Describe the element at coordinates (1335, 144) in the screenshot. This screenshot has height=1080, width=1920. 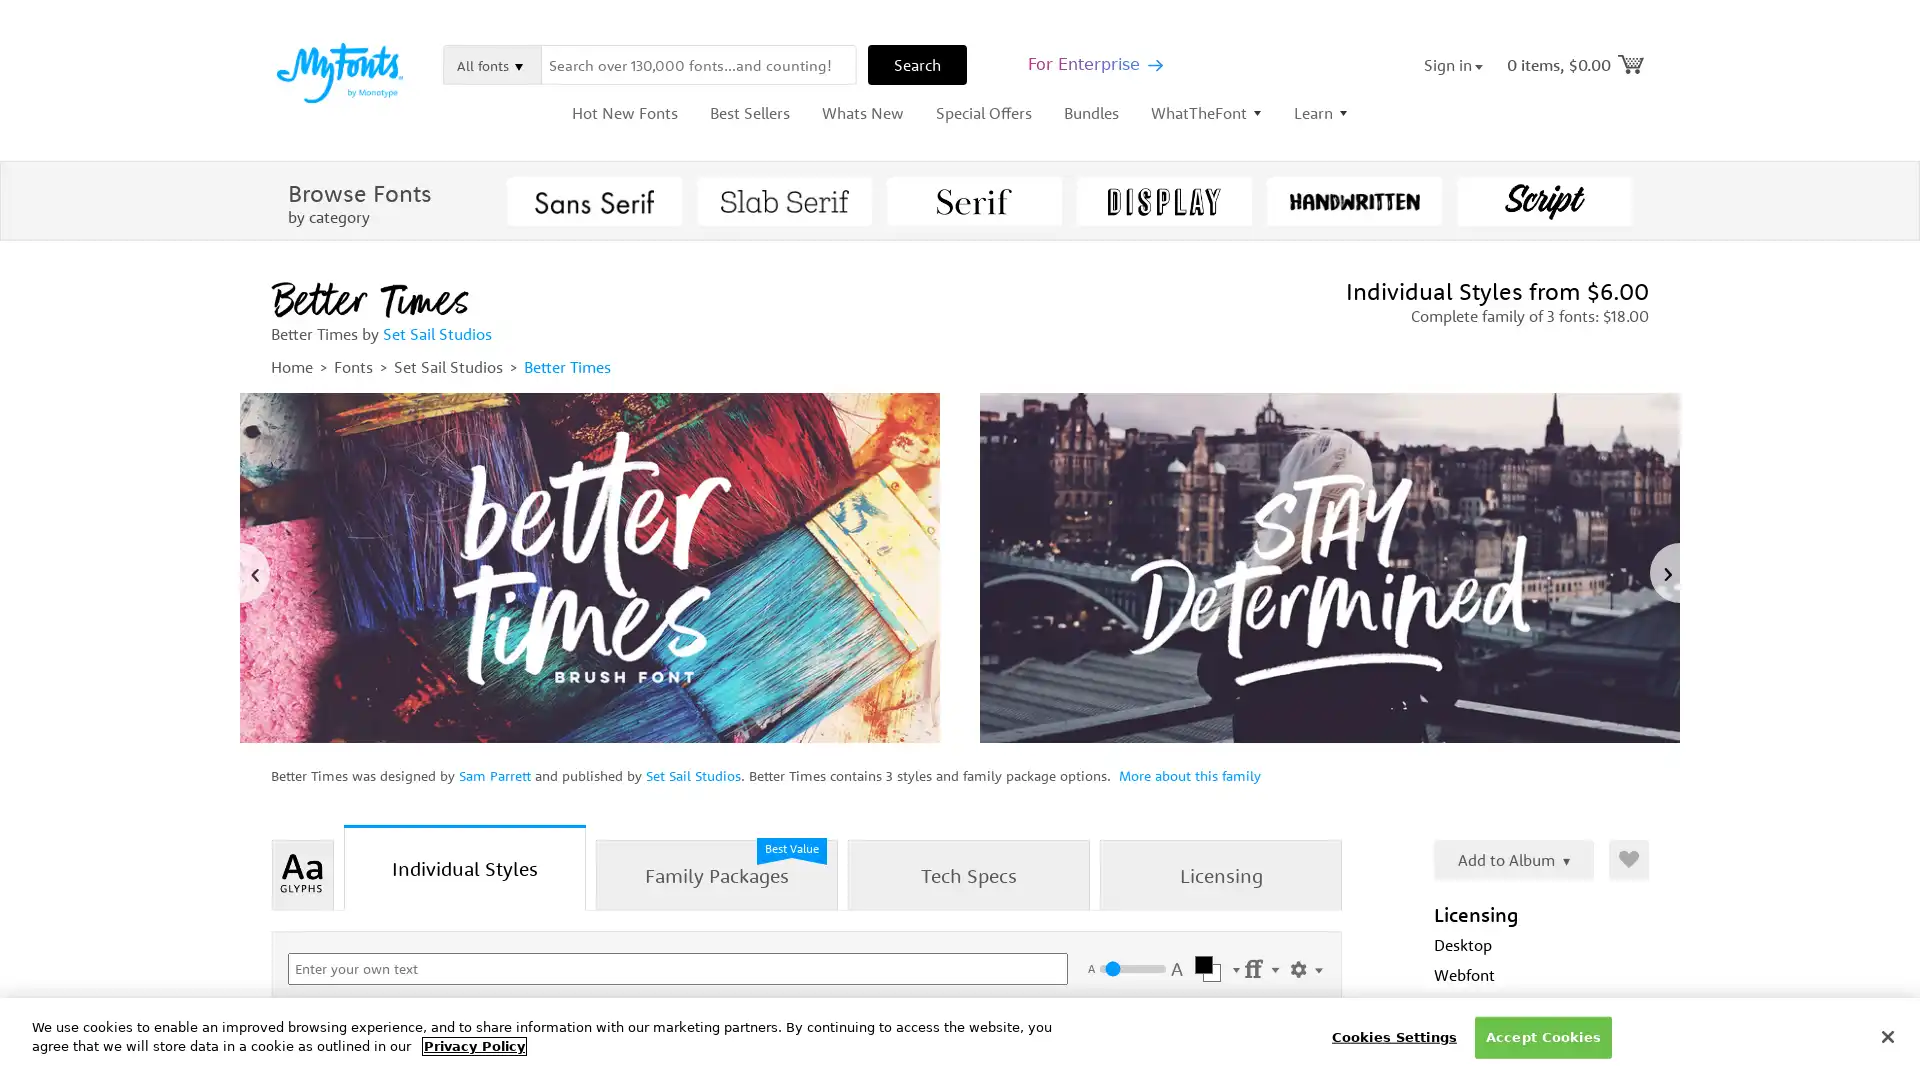
I see `Close` at that location.